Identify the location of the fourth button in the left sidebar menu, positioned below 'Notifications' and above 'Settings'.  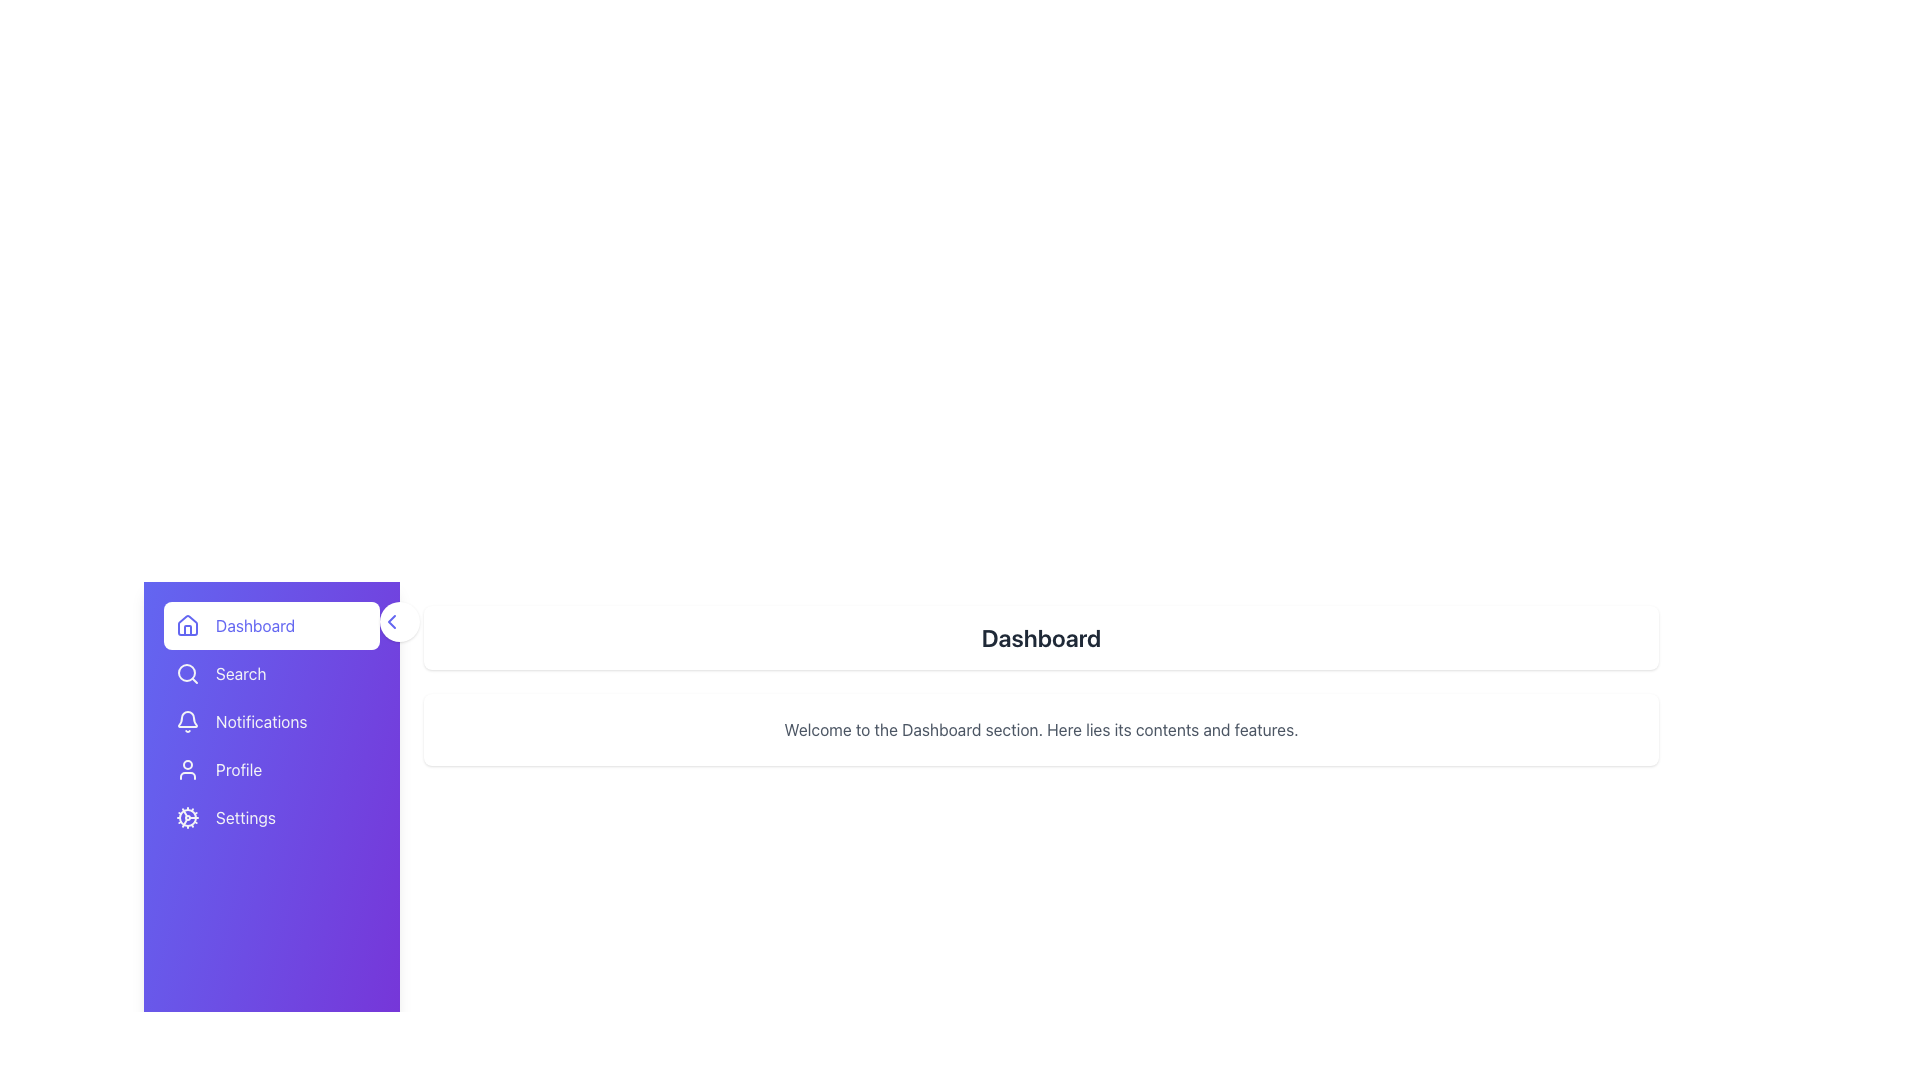
(271, 769).